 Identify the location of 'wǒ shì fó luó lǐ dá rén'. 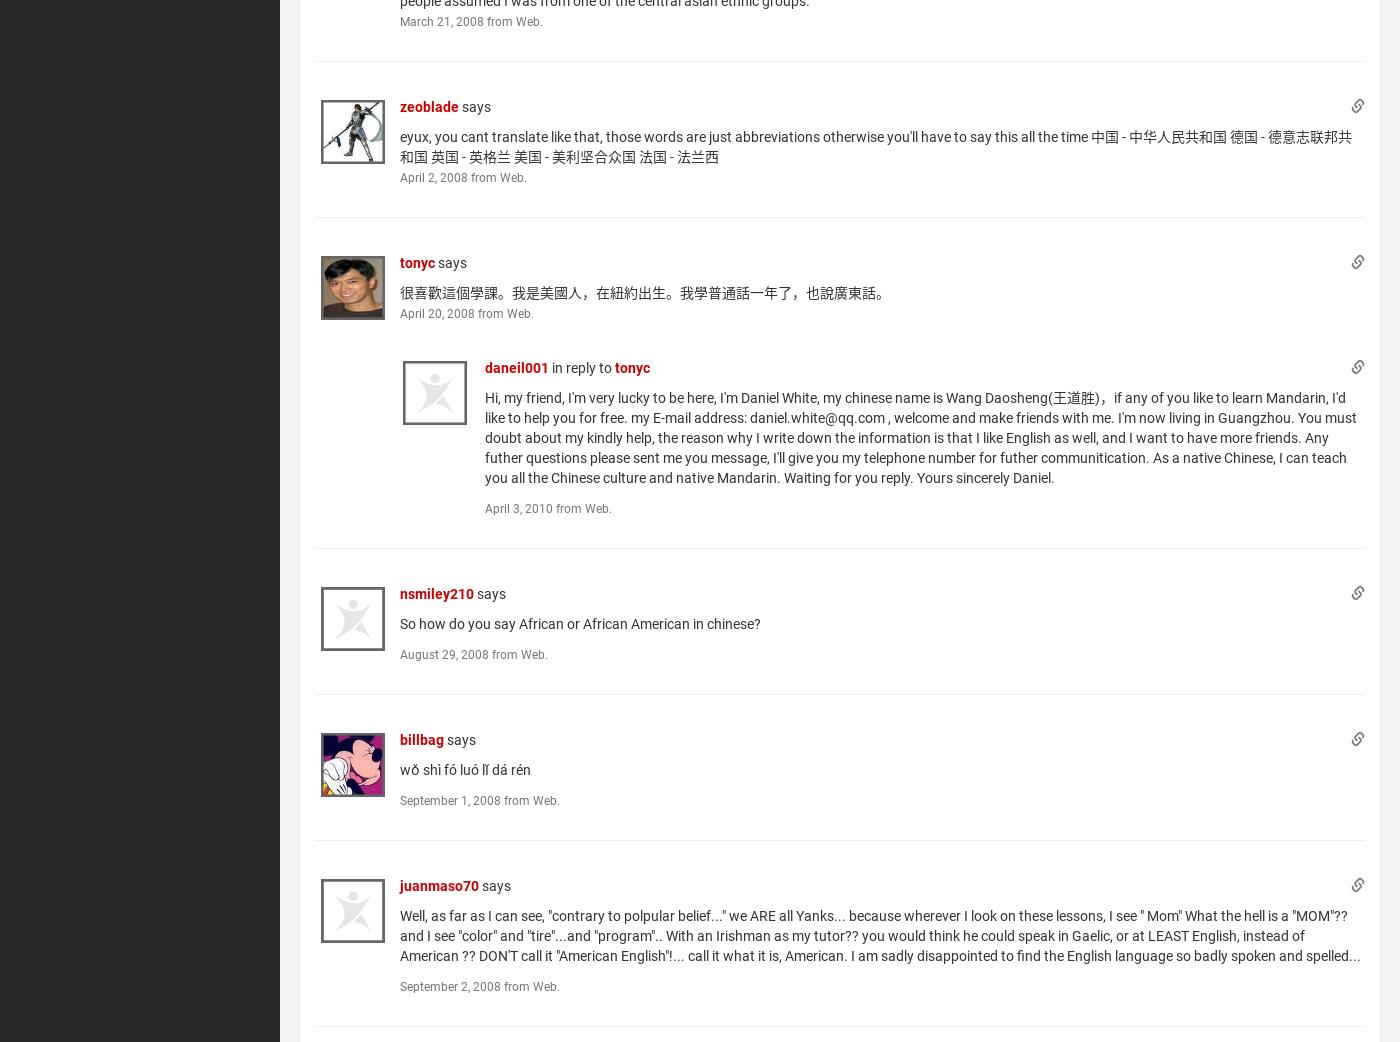
(465, 767).